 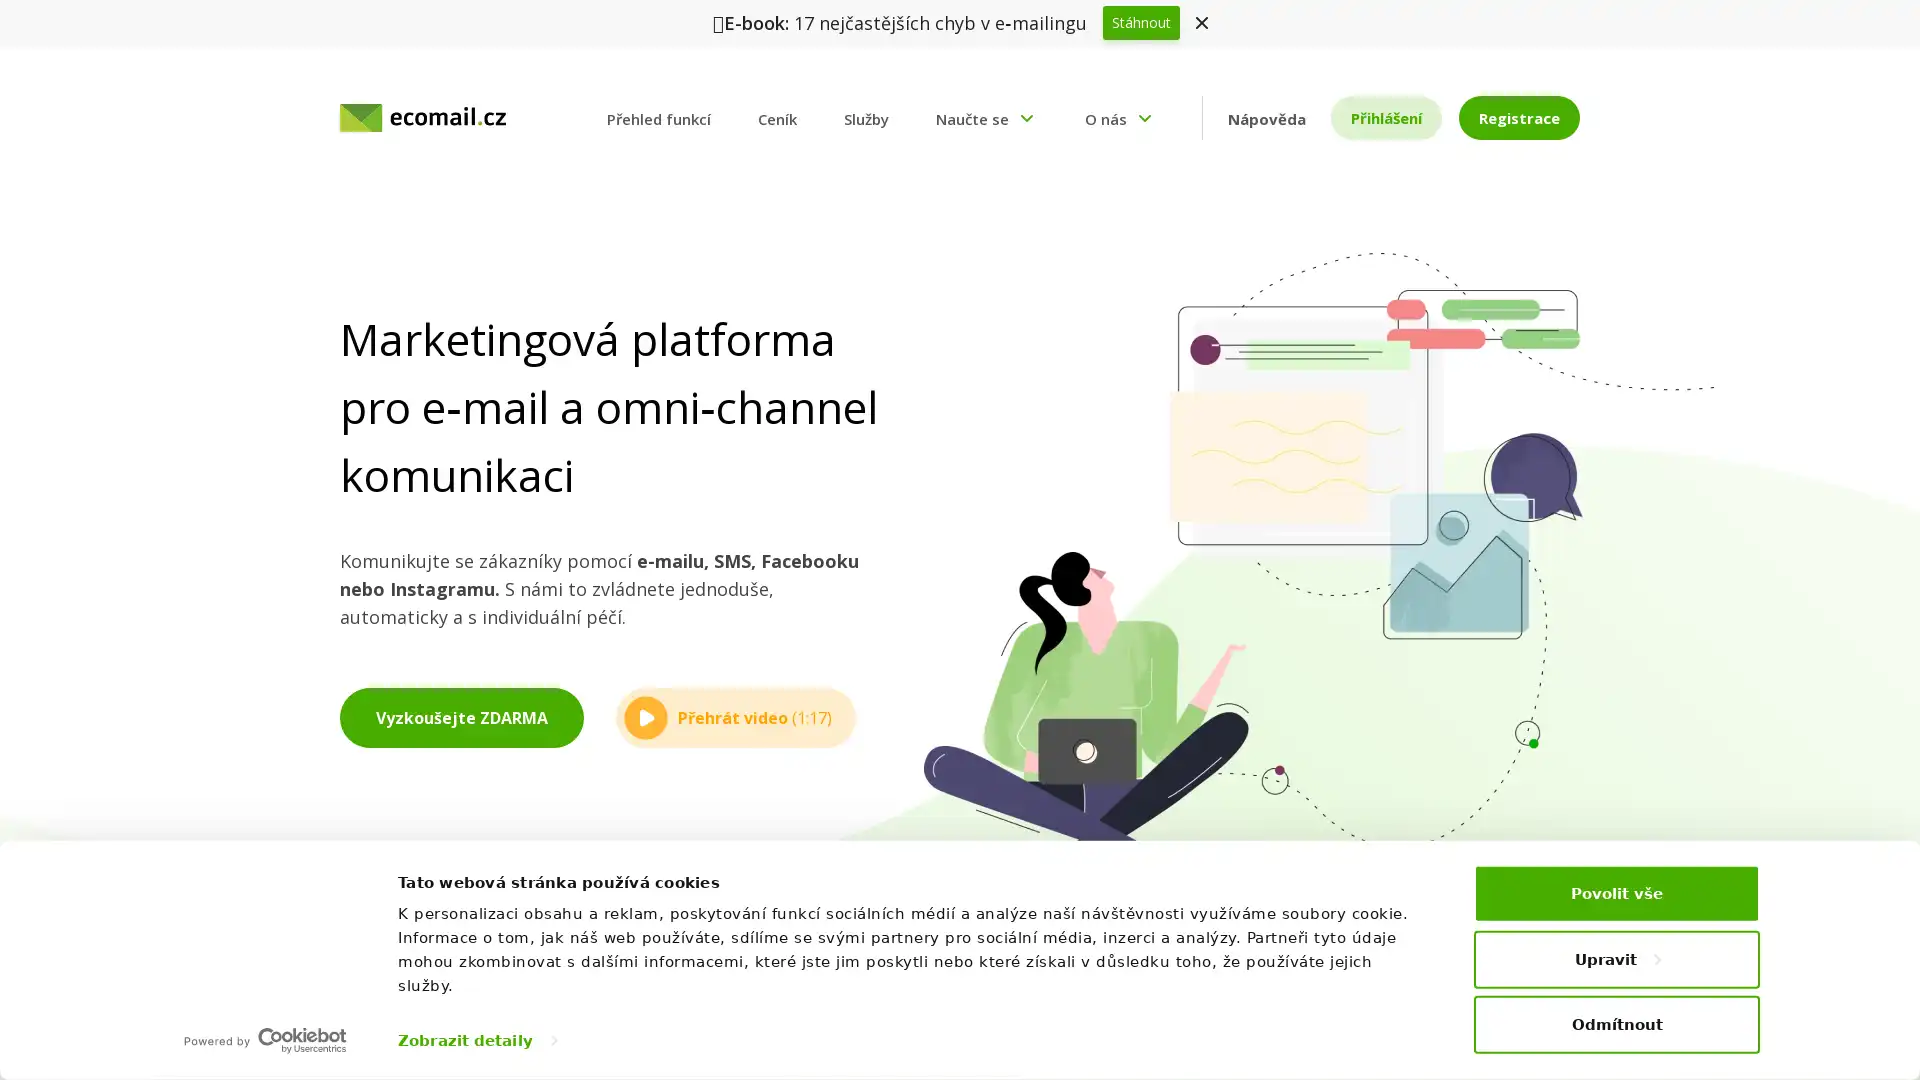 I want to click on Odmitnout, so click(x=1617, y=1023).